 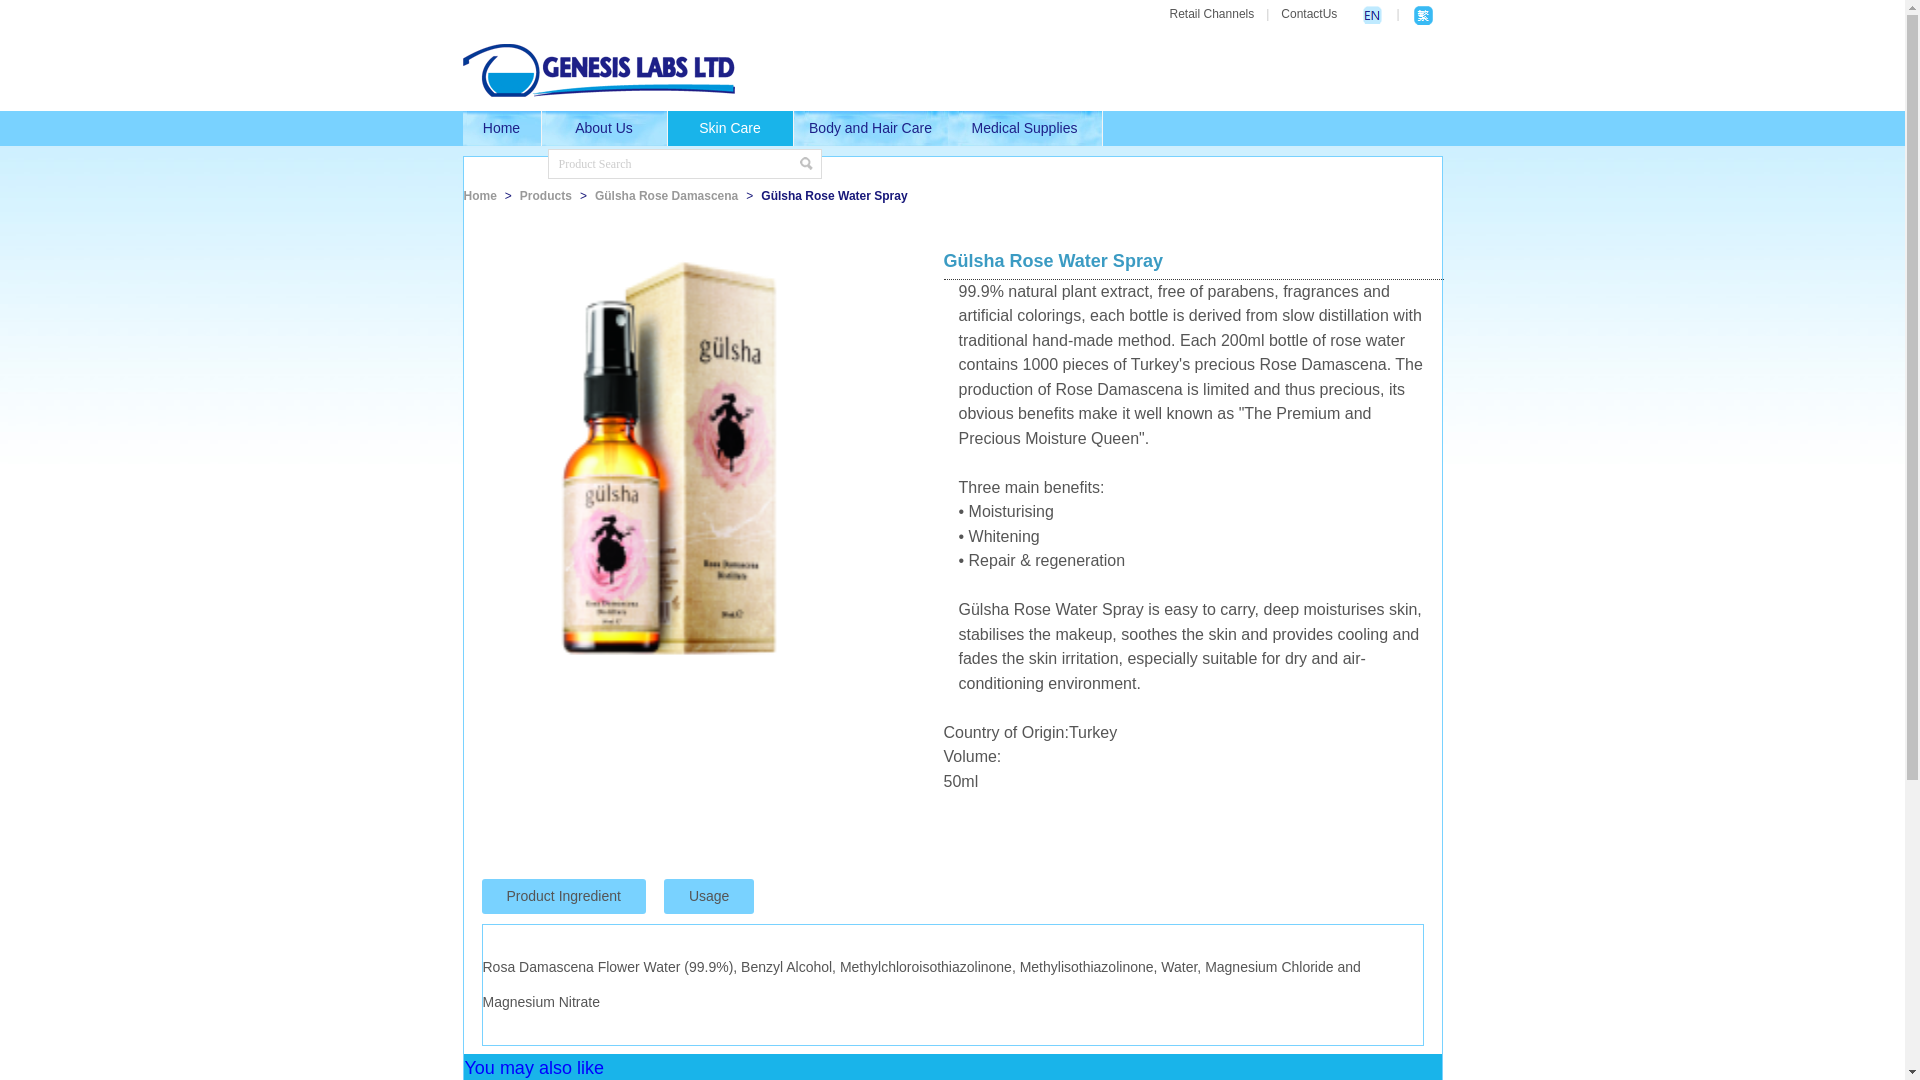 What do you see at coordinates (667, 128) in the screenshot?
I see `'Skin Care'` at bounding box center [667, 128].